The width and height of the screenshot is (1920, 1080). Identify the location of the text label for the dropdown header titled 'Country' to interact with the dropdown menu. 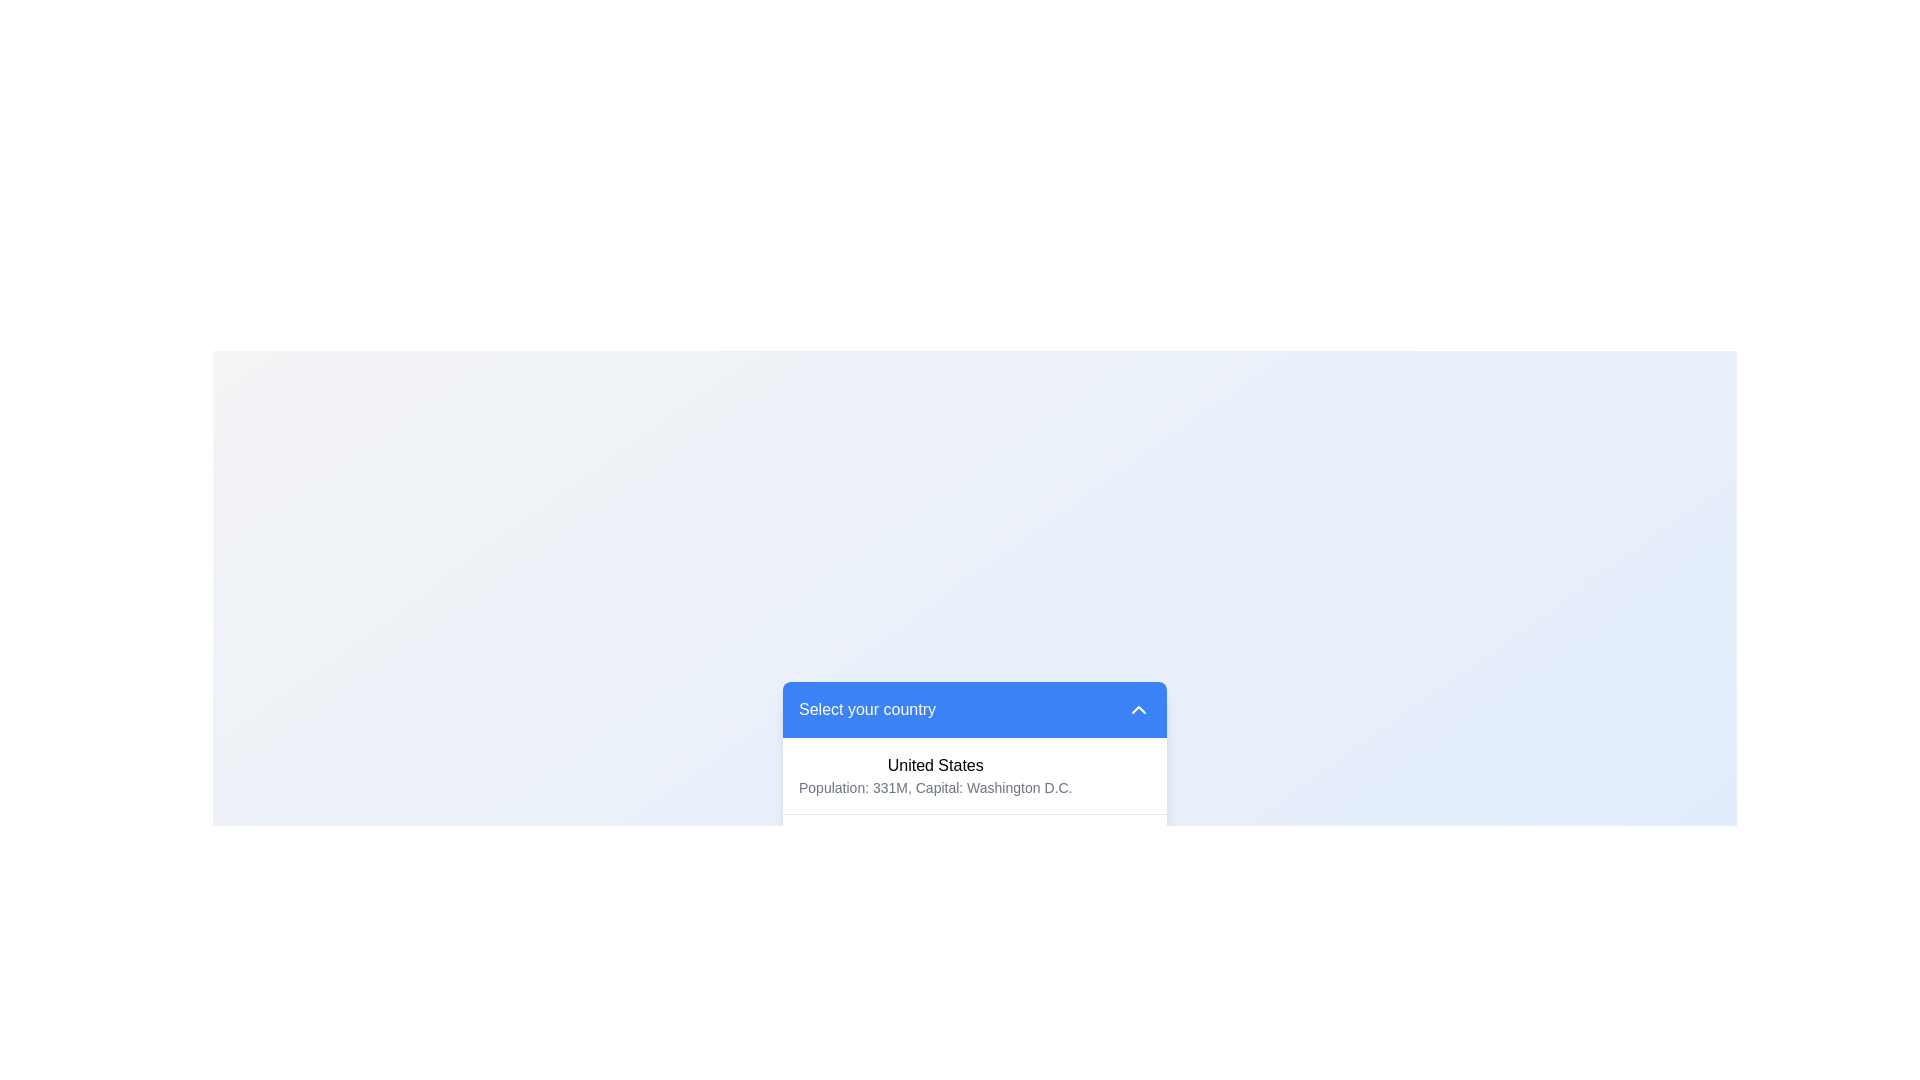
(867, 708).